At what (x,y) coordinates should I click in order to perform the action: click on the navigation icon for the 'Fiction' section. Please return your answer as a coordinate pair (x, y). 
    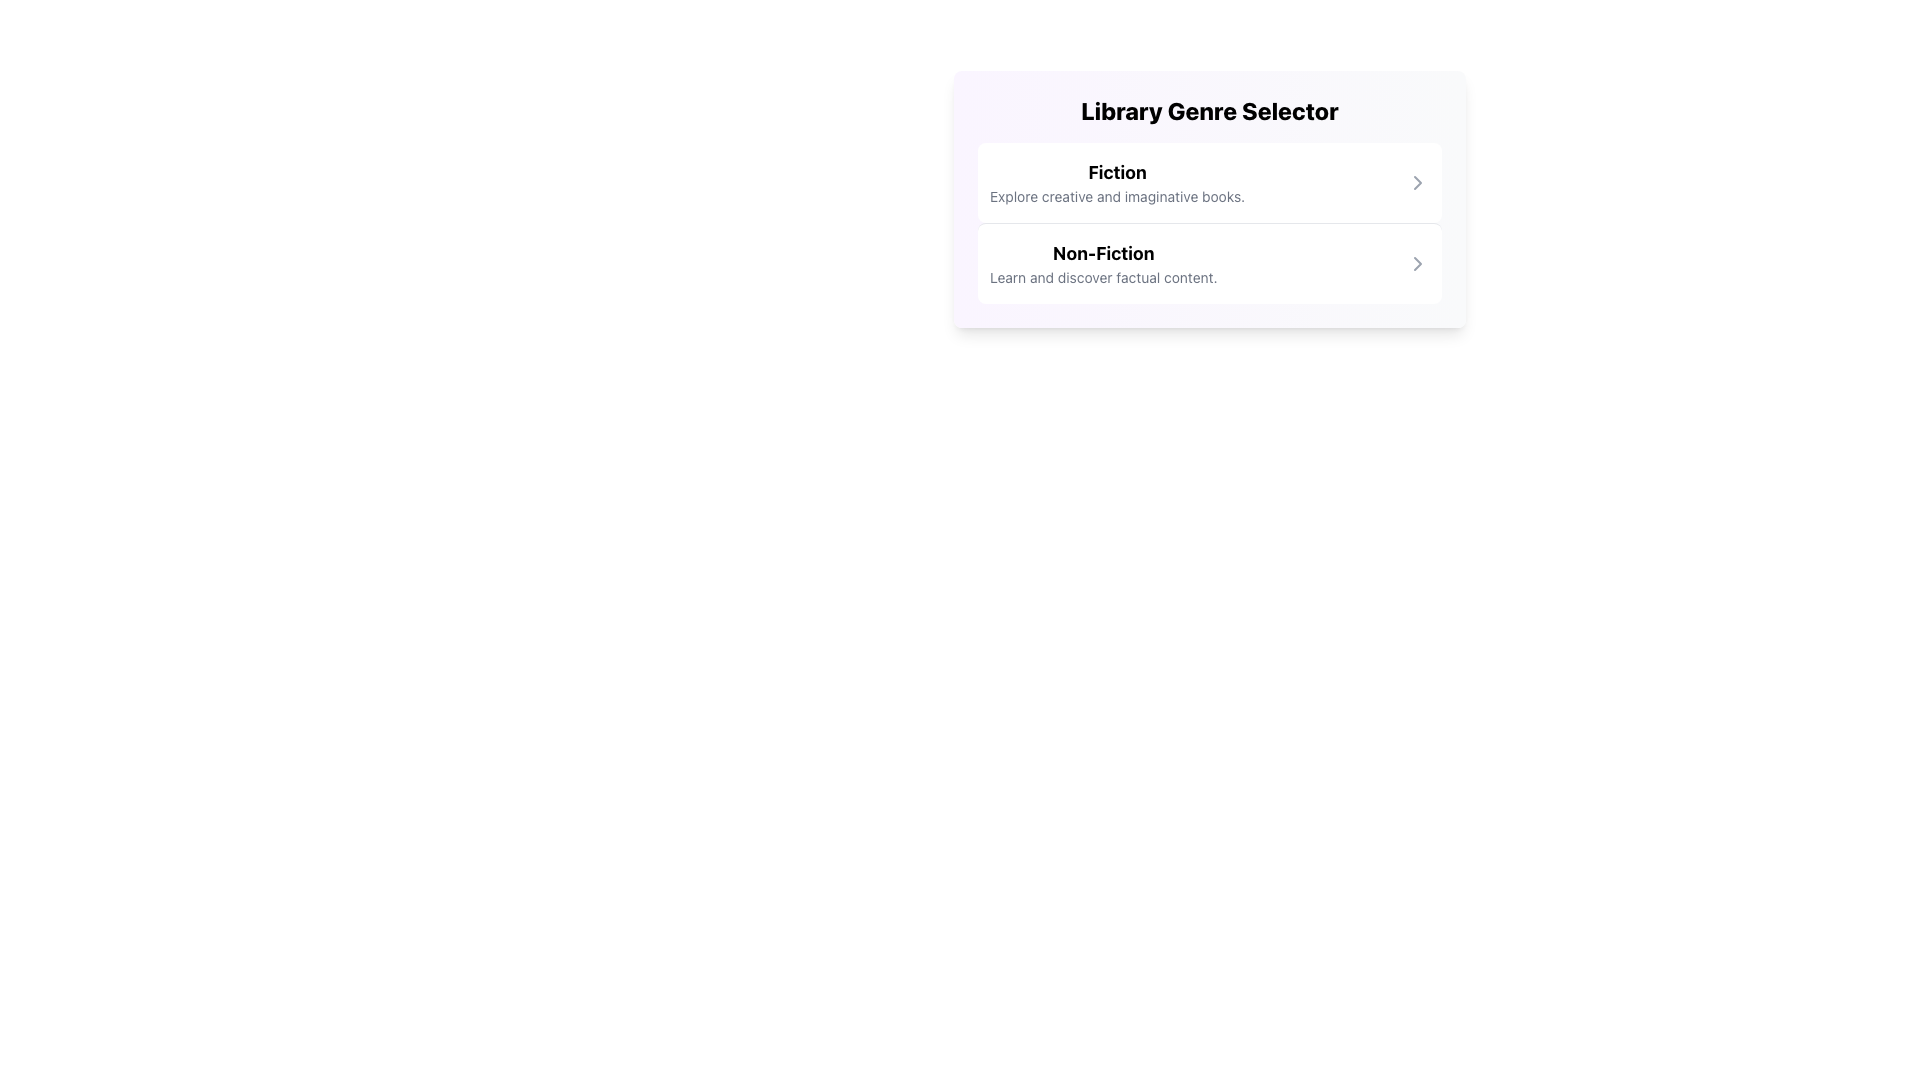
    Looking at the image, I should click on (1416, 182).